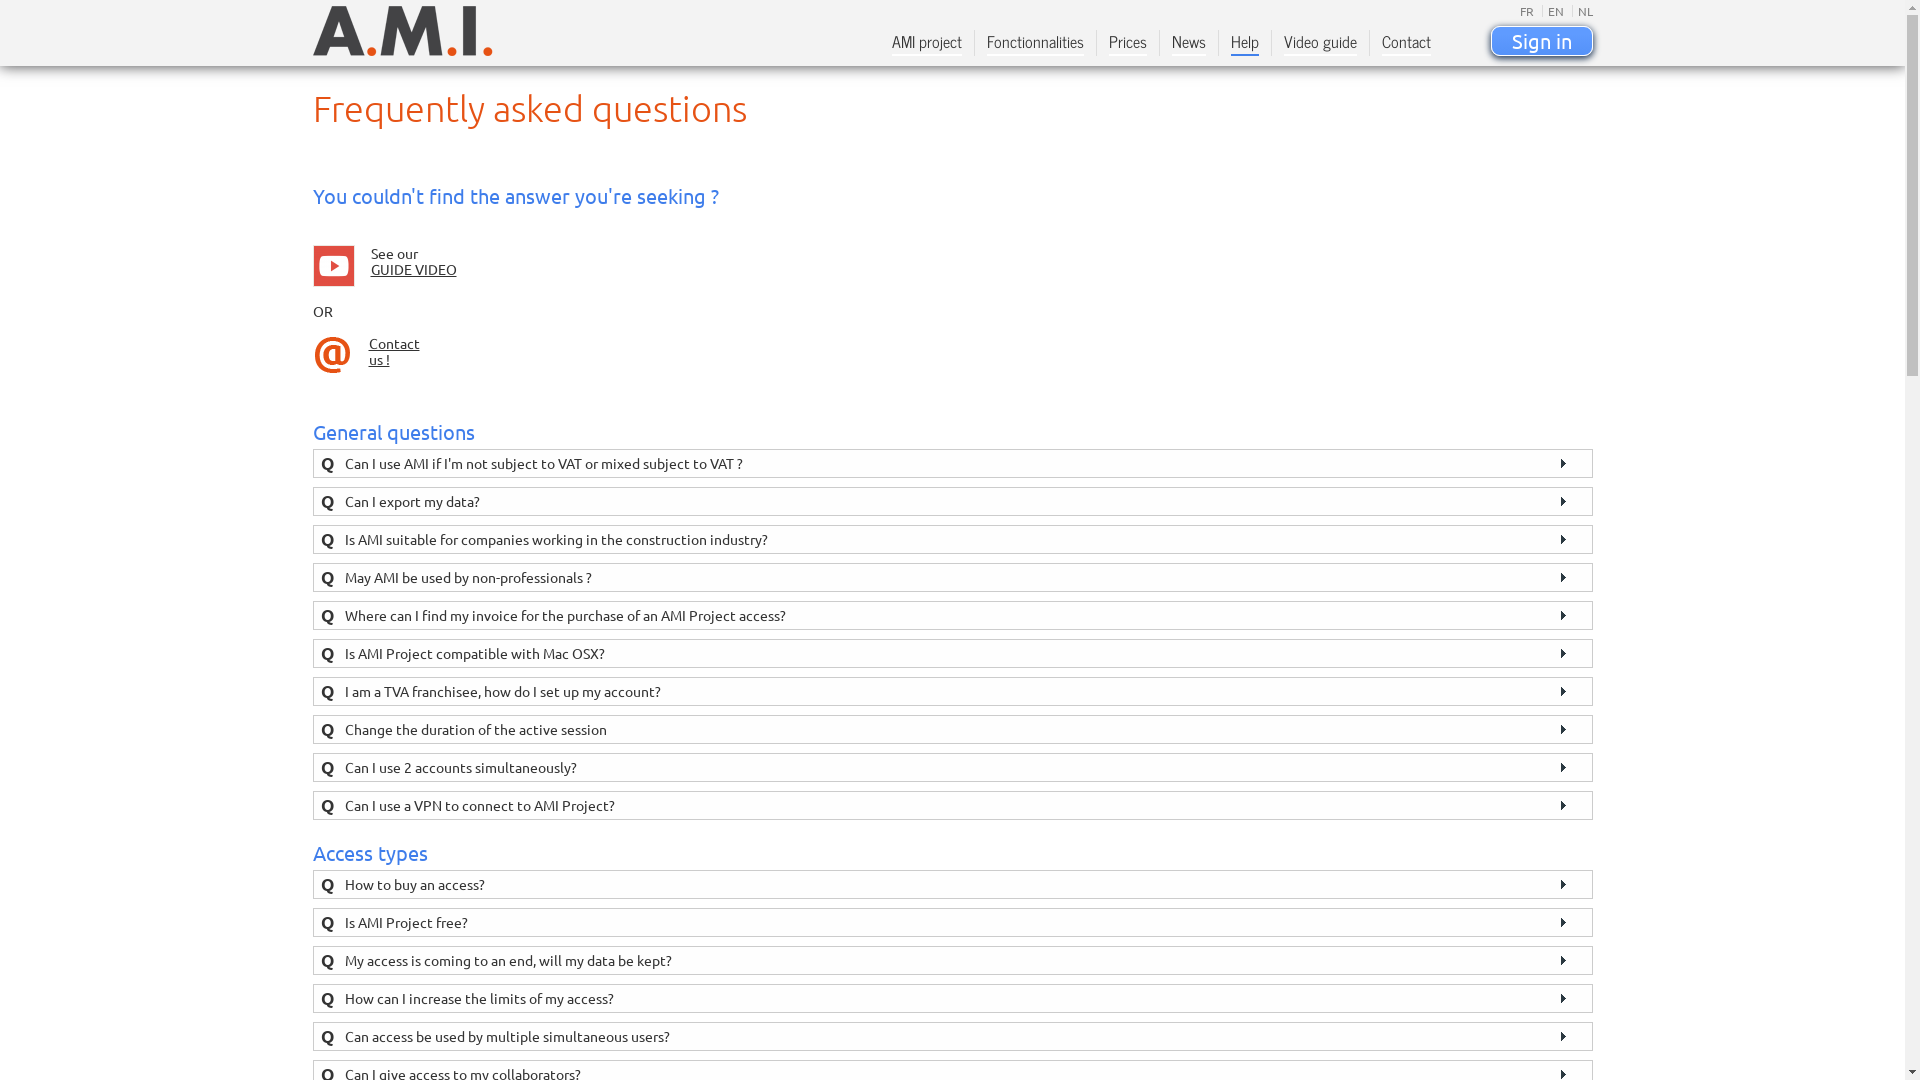 This screenshot has height=1080, width=1920. Describe the element at coordinates (311, 265) in the screenshot. I see `'ami project video guide'` at that location.